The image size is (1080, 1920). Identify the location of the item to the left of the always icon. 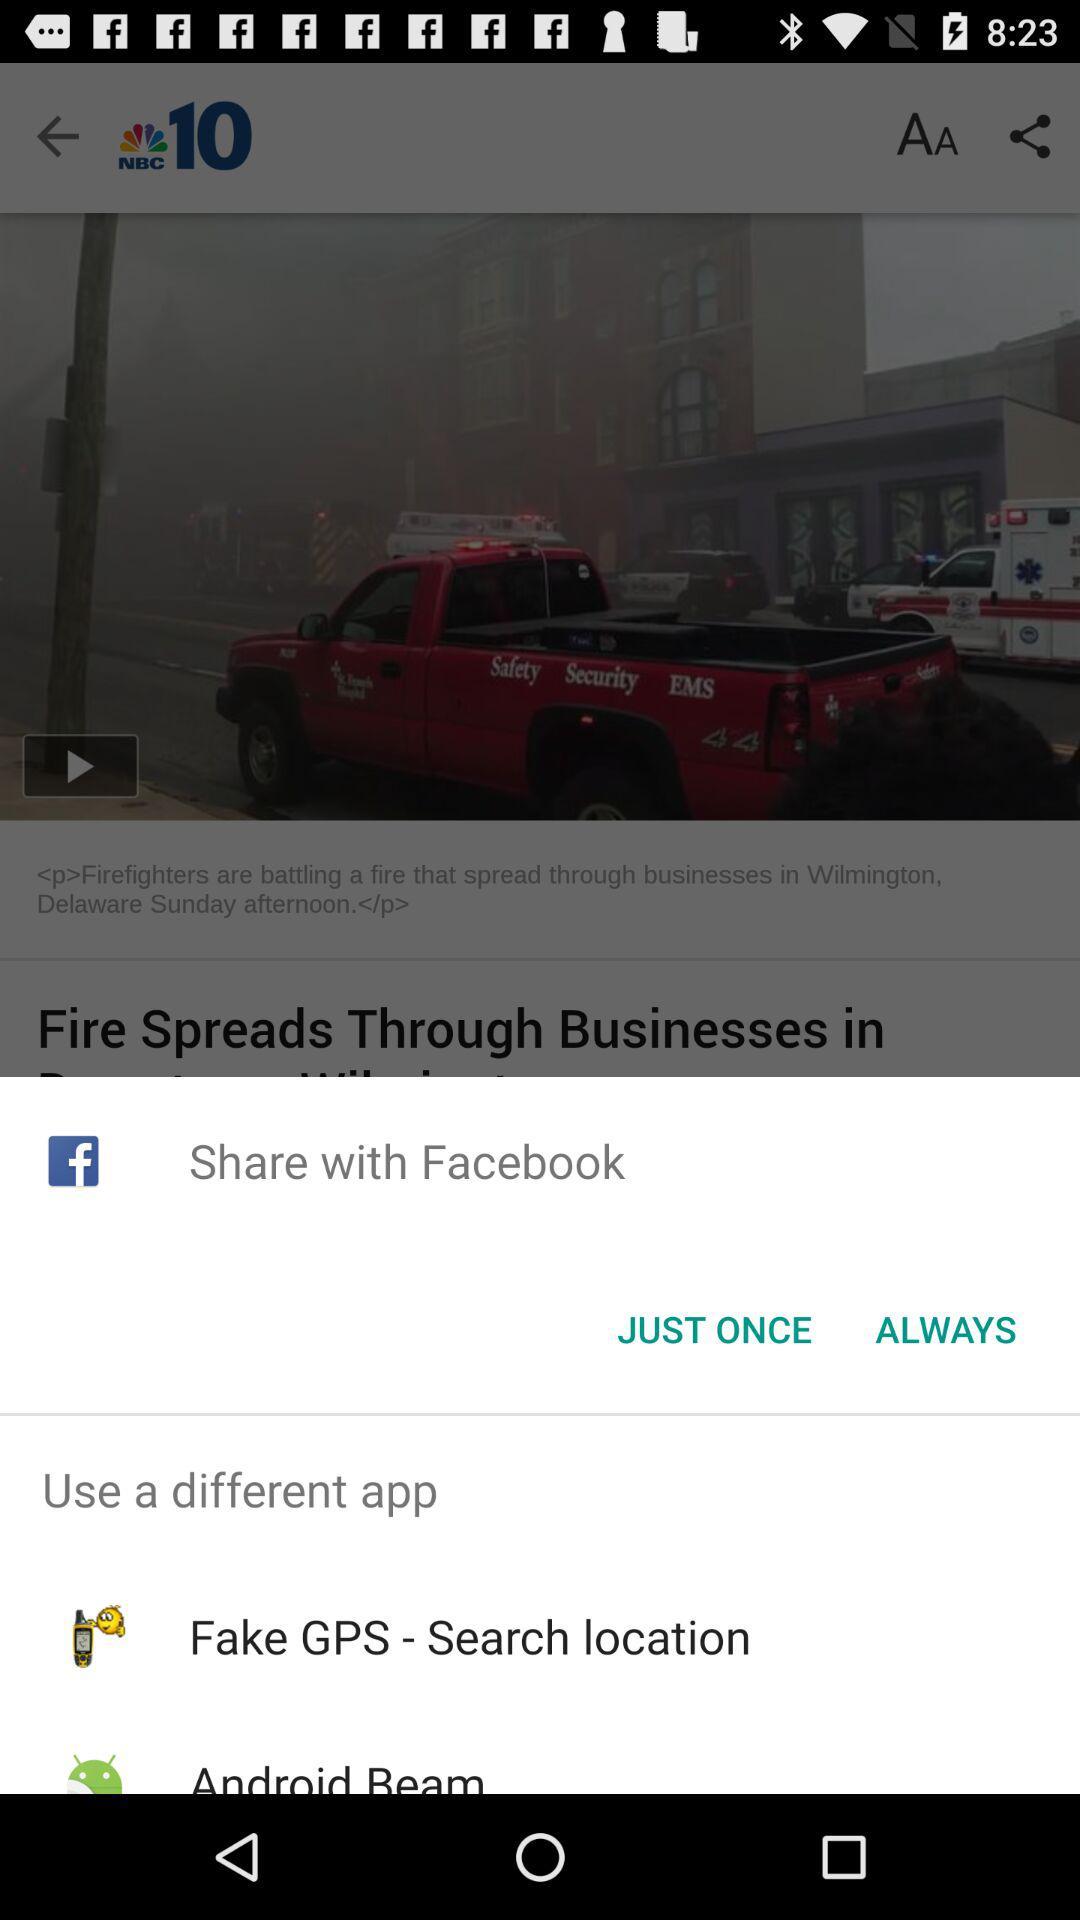
(713, 1329).